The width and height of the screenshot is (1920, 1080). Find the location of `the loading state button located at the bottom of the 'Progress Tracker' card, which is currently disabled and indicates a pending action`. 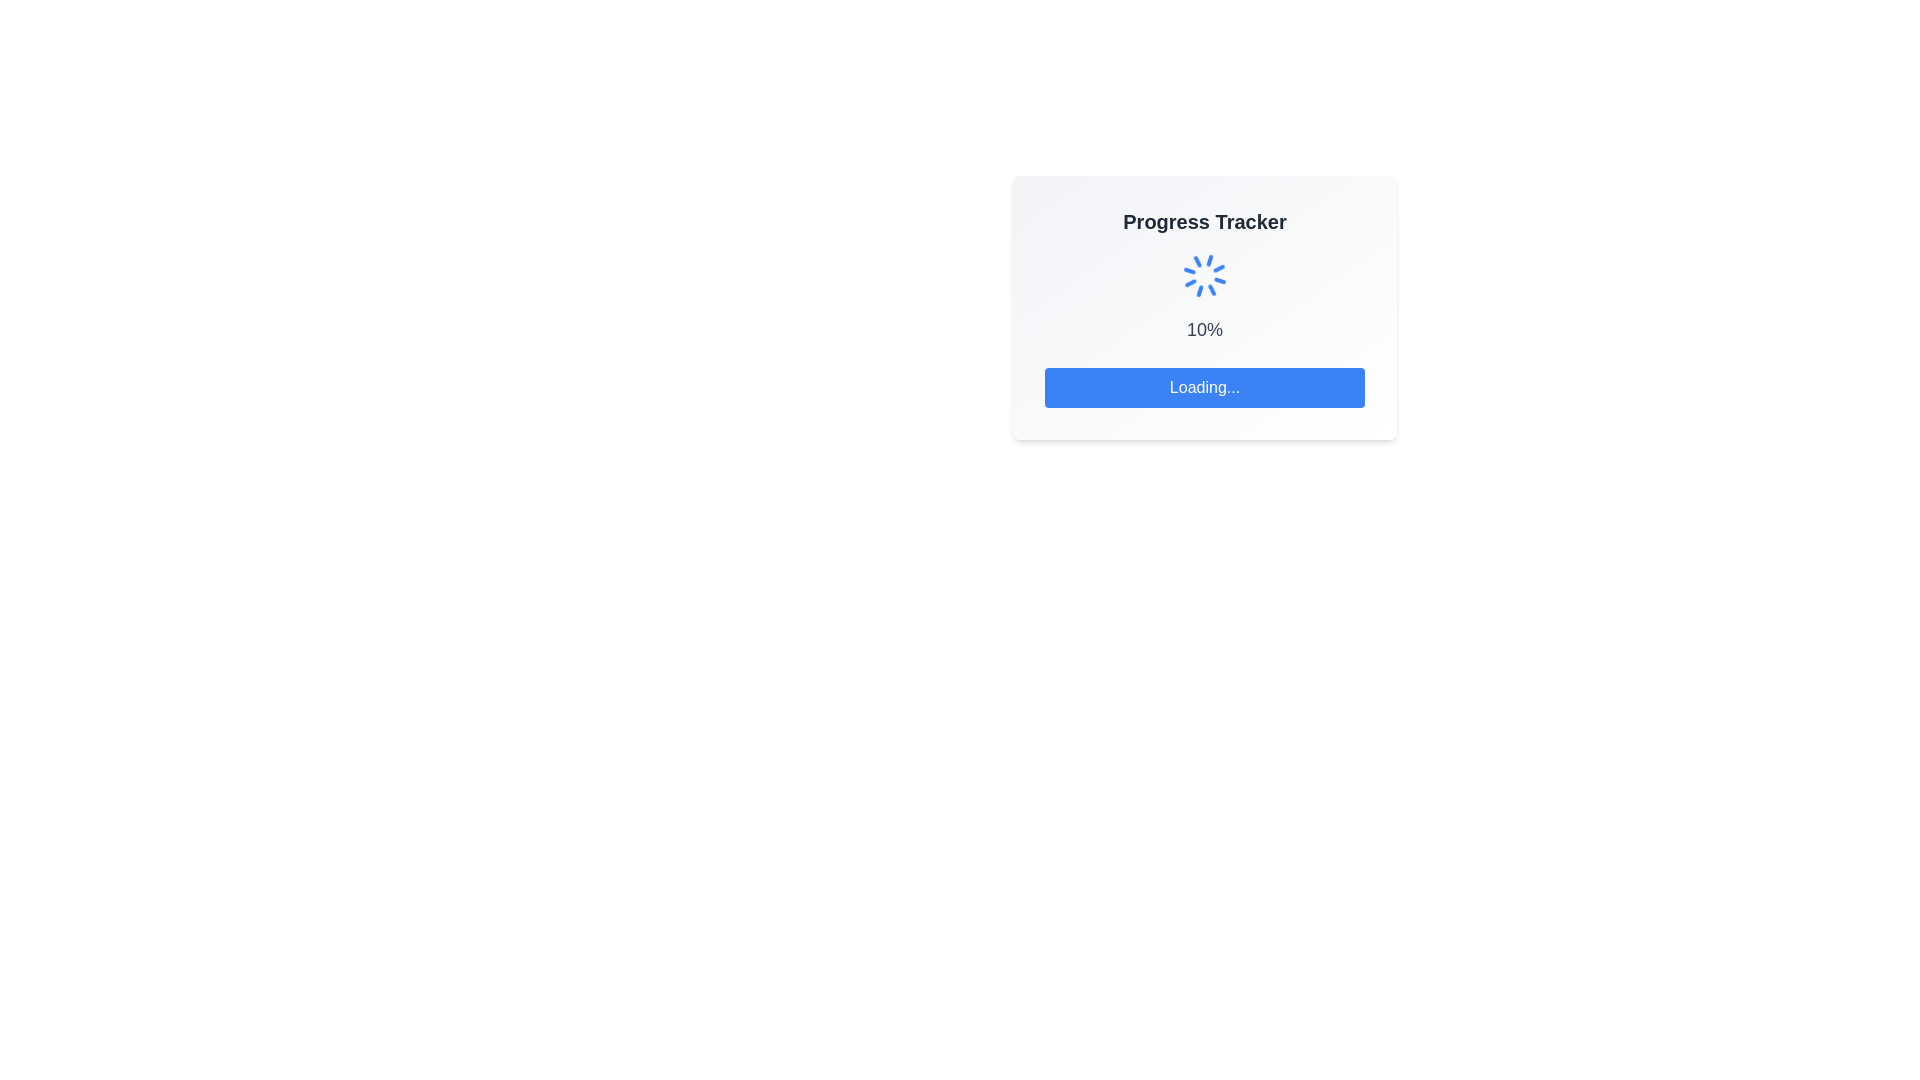

the loading state button located at the bottom of the 'Progress Tracker' card, which is currently disabled and indicates a pending action is located at coordinates (1203, 388).